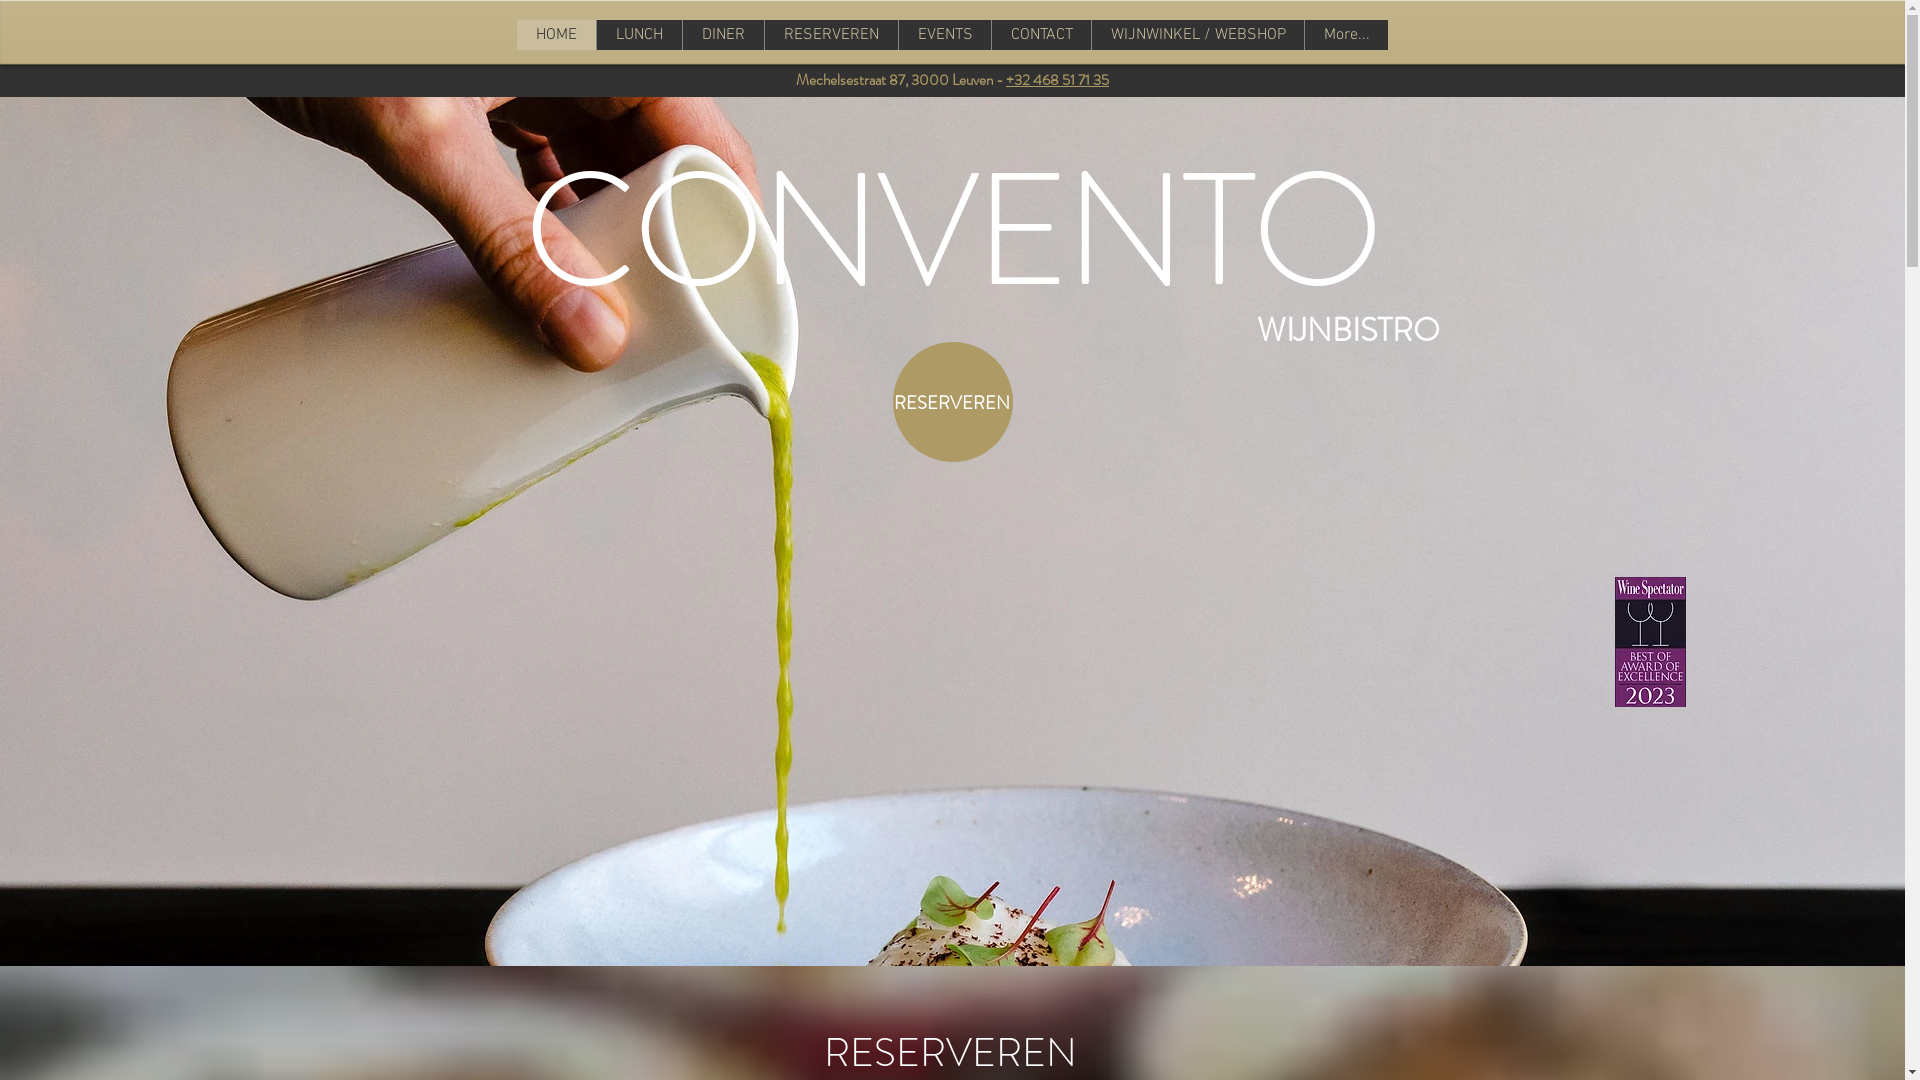  Describe the element at coordinates (623, 34) in the screenshot. I see `'LUNCH'` at that location.